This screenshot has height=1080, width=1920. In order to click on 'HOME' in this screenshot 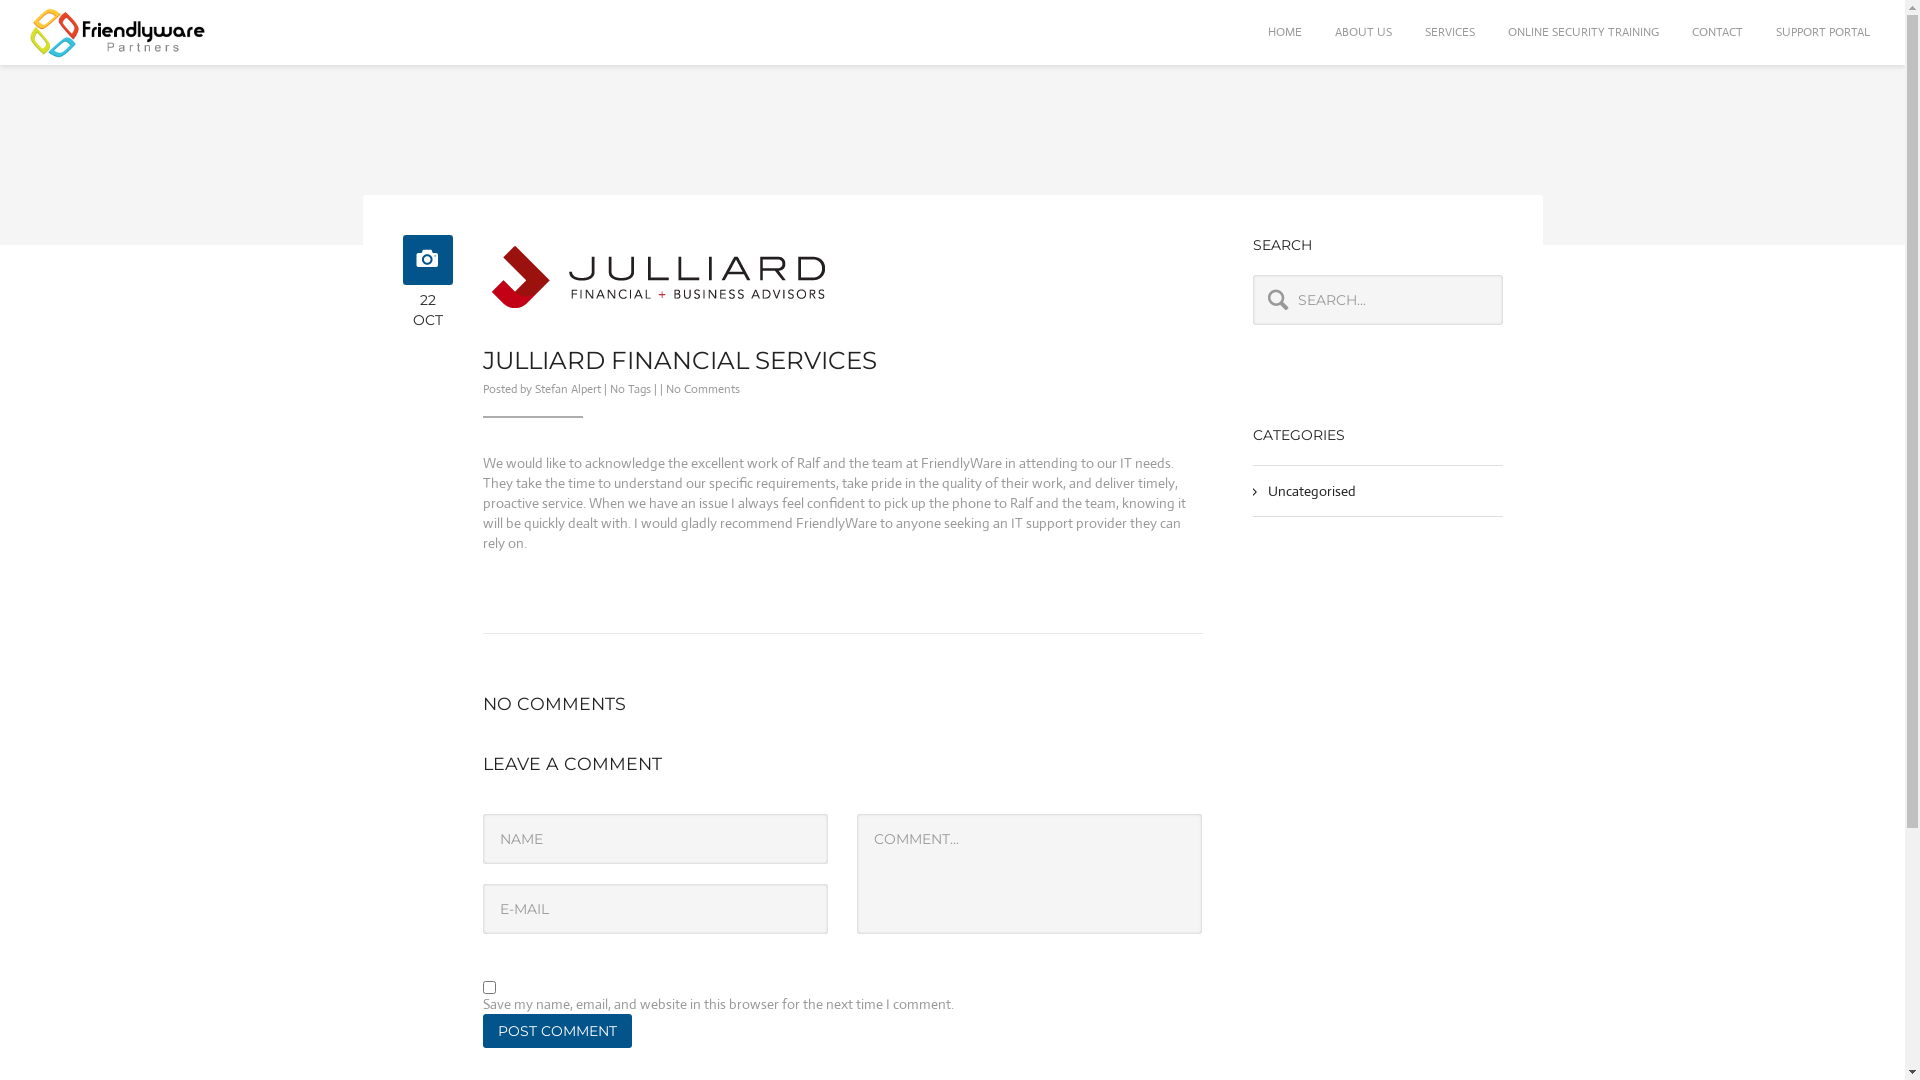, I will do `click(1285, 32)`.